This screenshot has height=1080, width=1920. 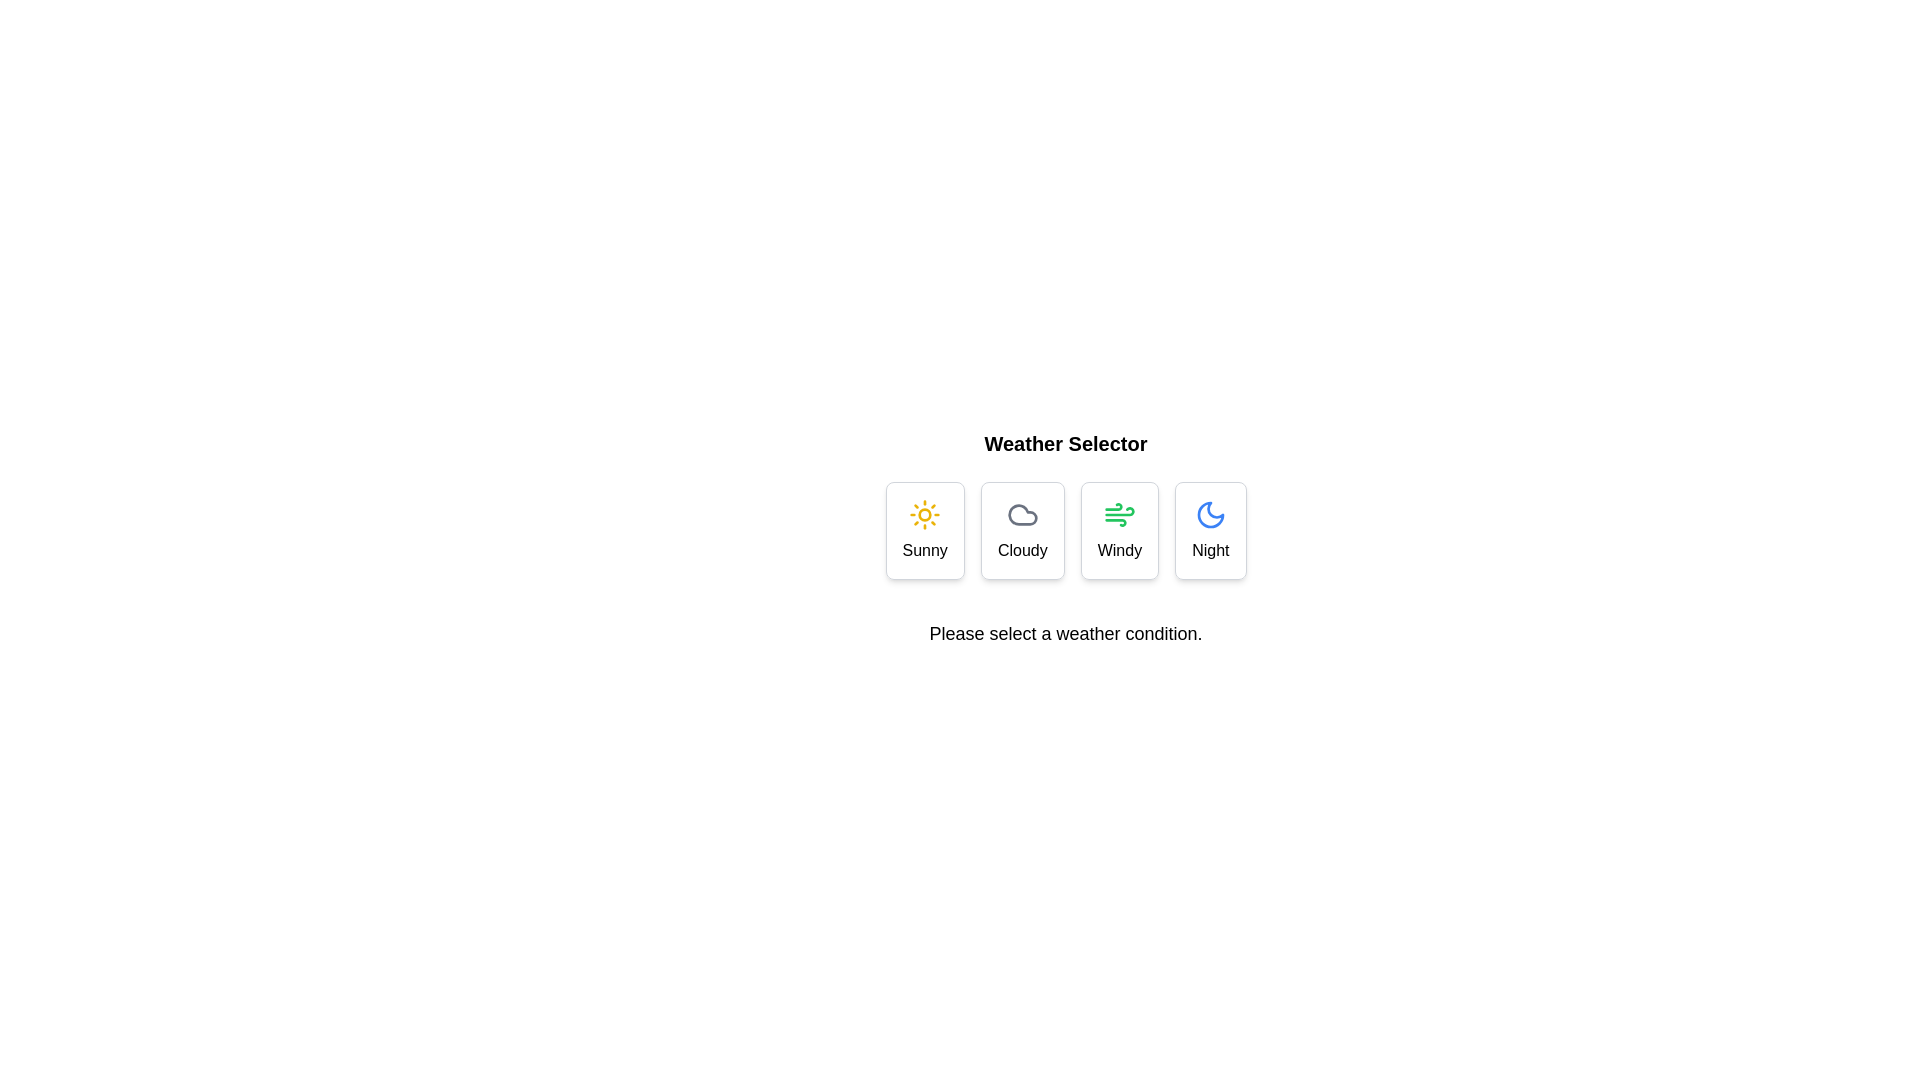 What do you see at coordinates (1022, 514) in the screenshot?
I see `the cloud icon located in the second tile labeled 'Cloudy' in the weather selection interface` at bounding box center [1022, 514].